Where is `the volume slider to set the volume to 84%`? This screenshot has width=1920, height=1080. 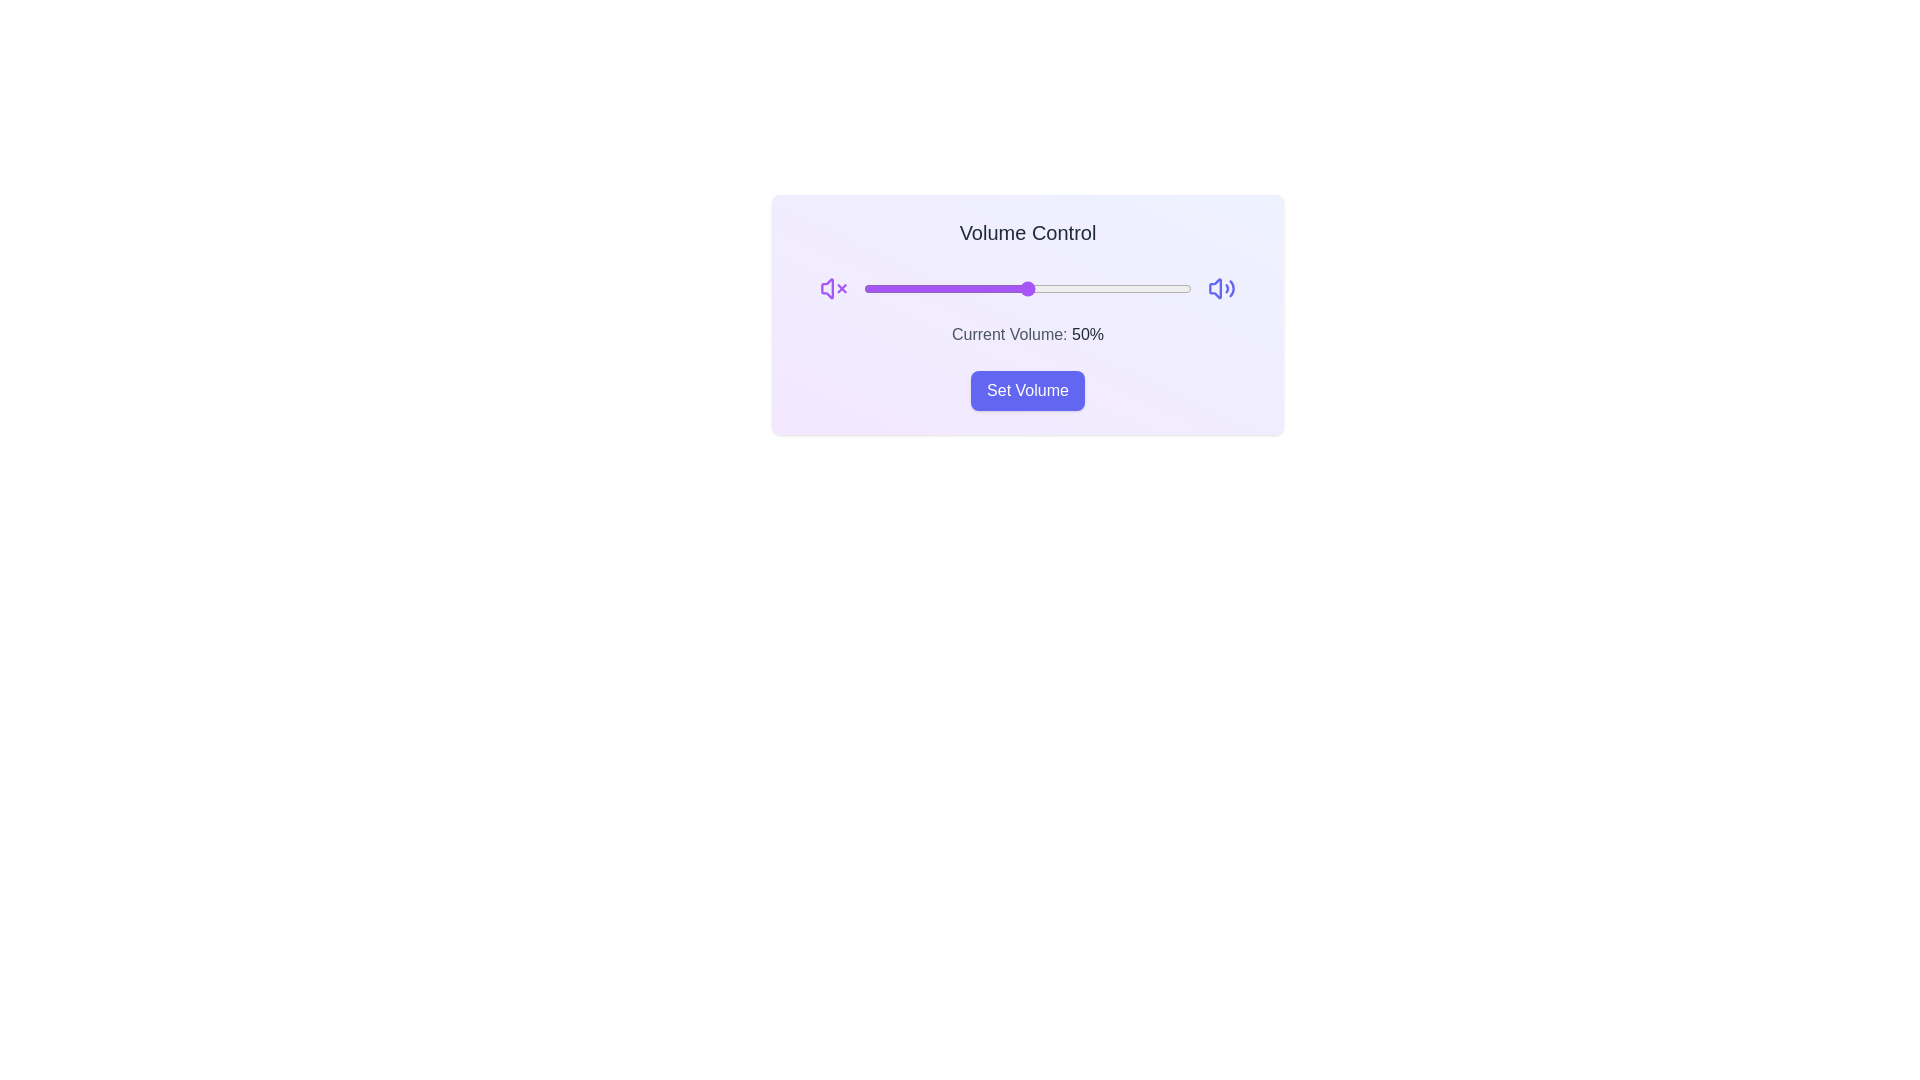
the volume slider to set the volume to 84% is located at coordinates (1138, 289).